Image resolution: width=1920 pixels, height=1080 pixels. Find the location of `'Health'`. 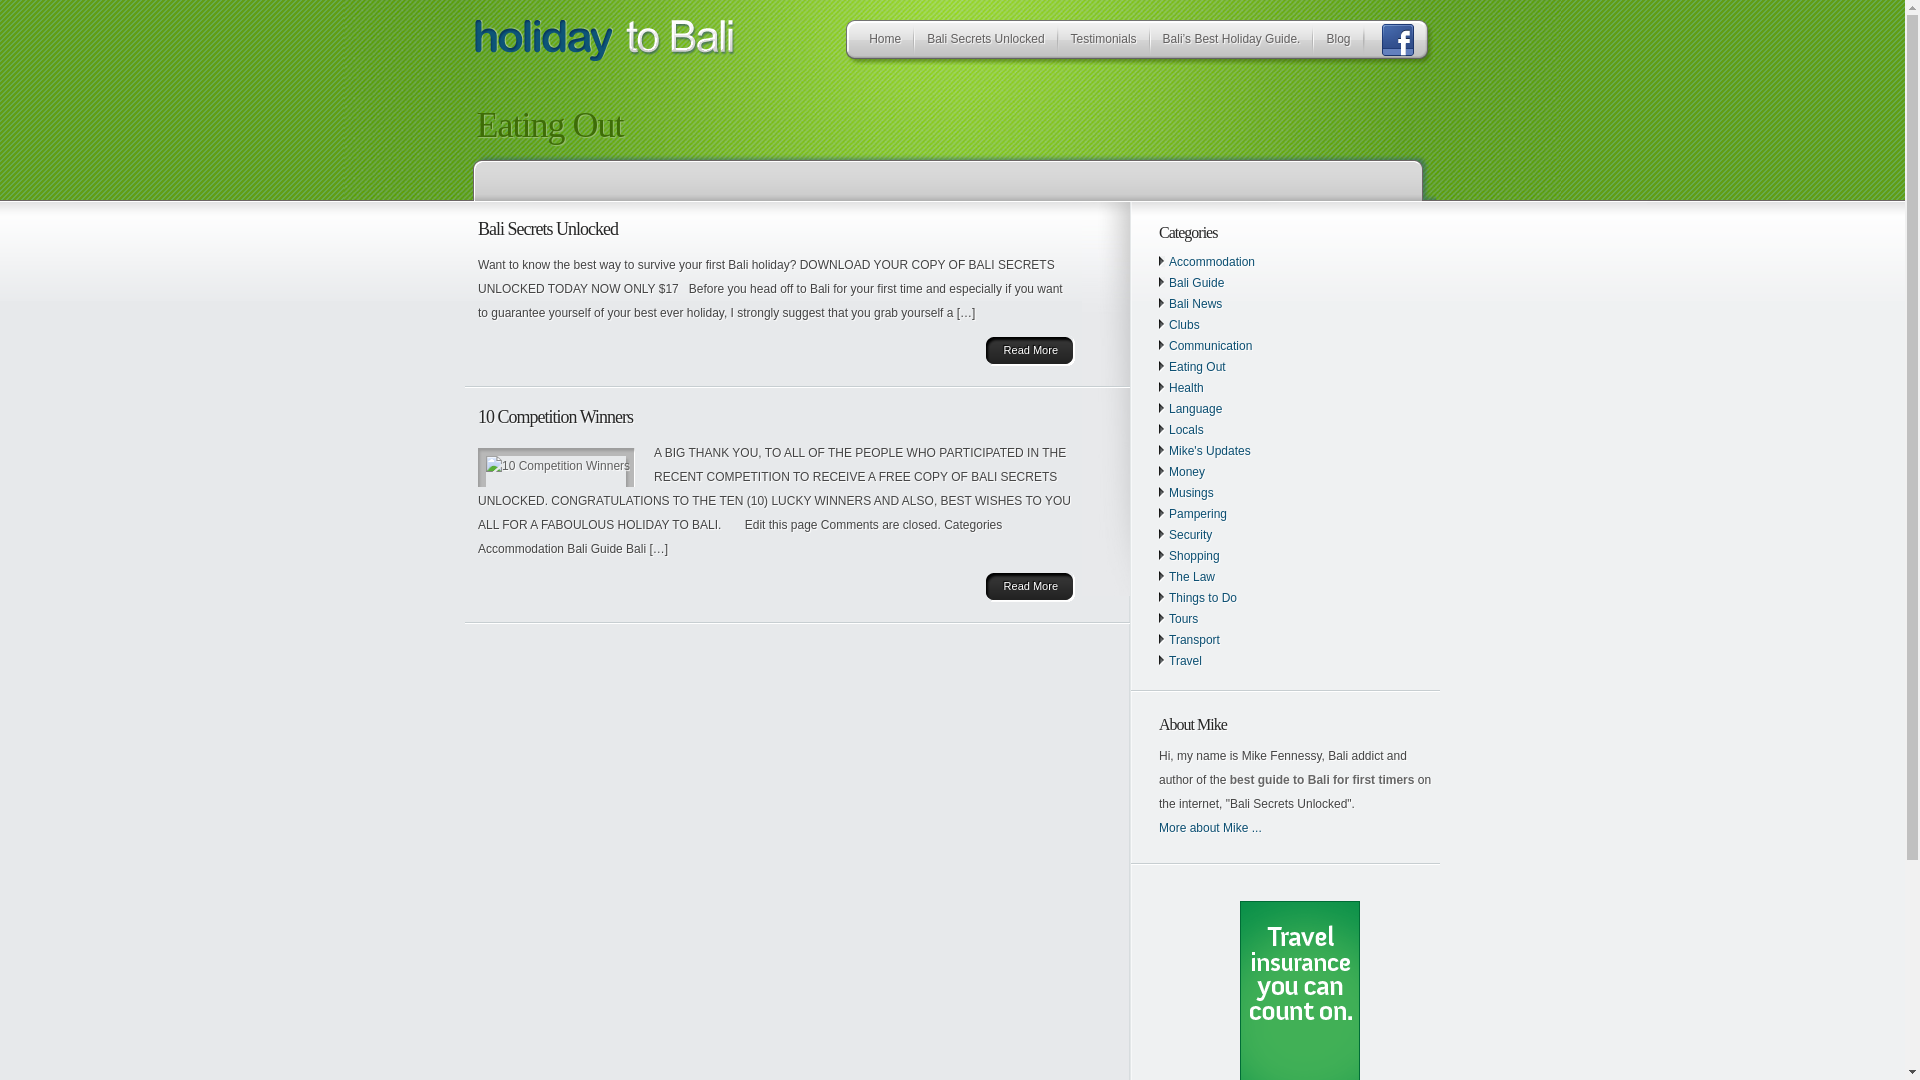

'Health' is located at coordinates (1186, 388).